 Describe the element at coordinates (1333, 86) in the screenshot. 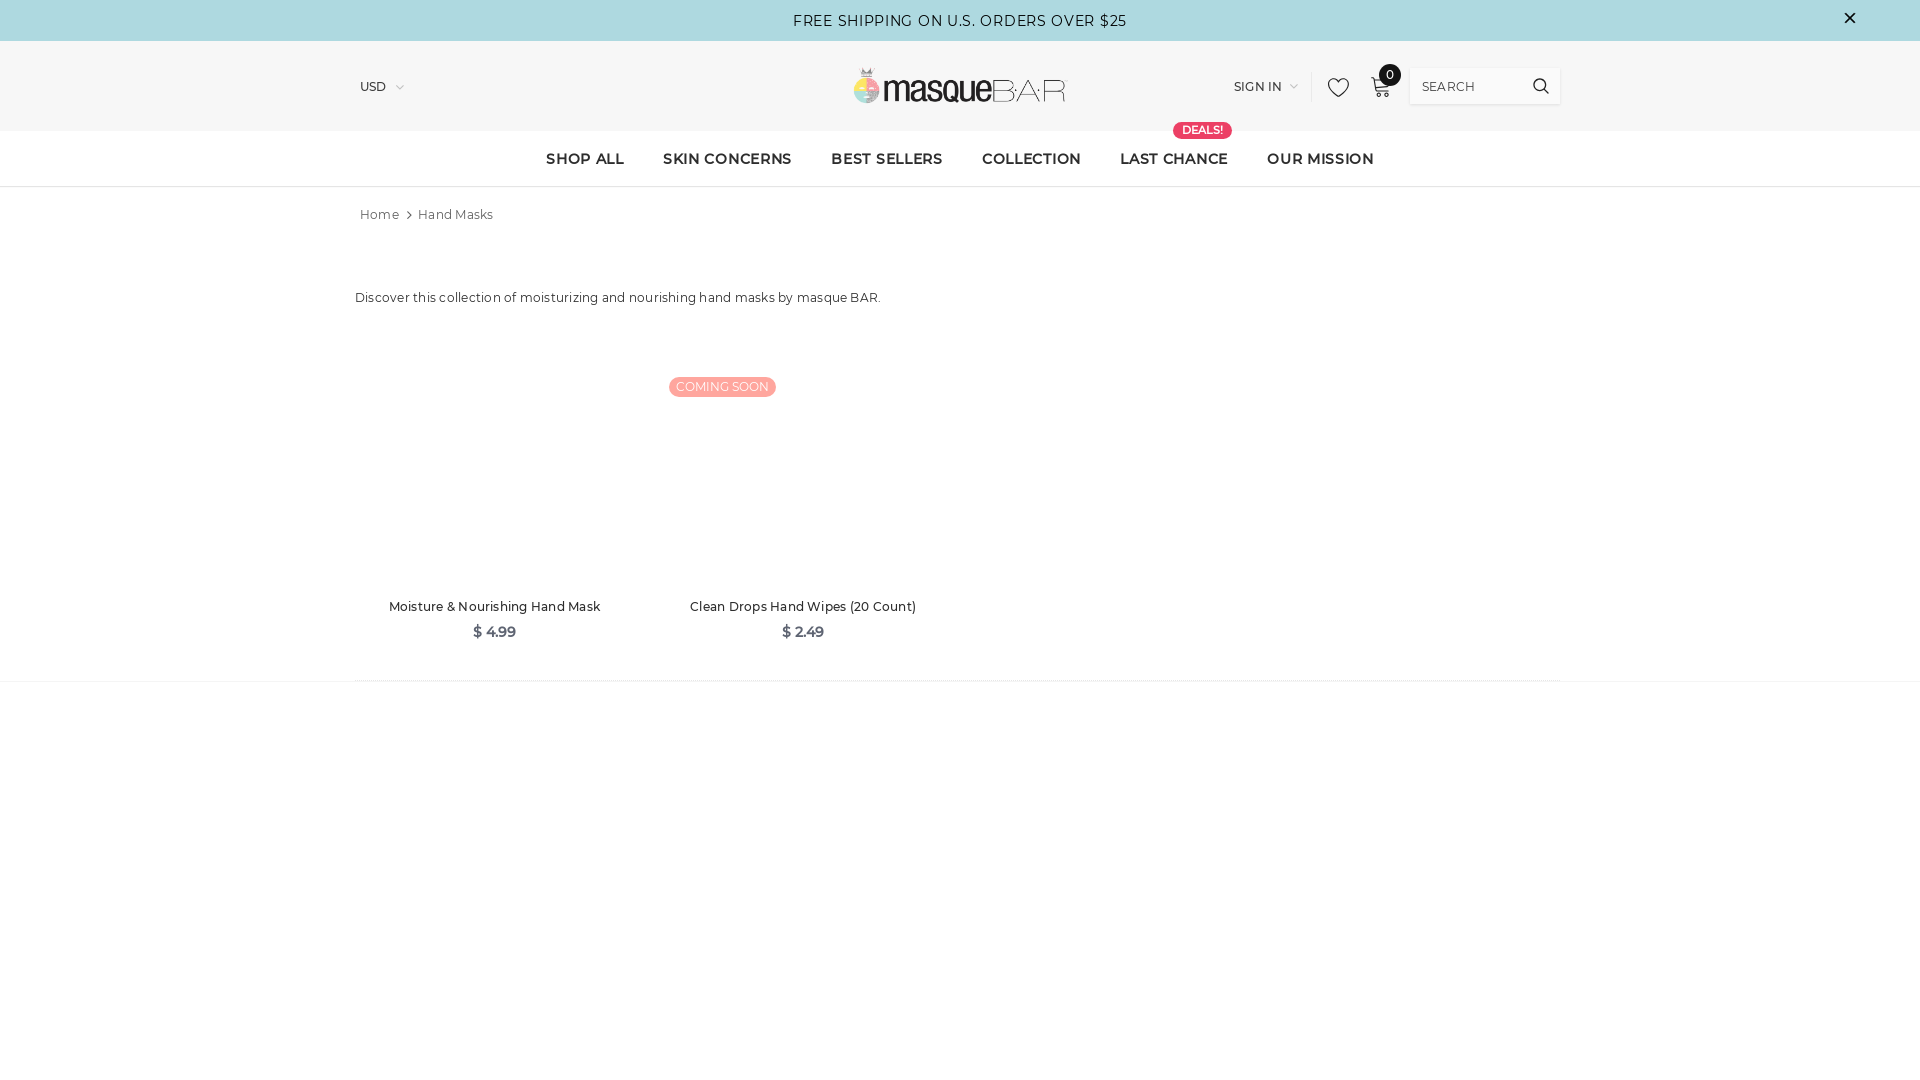

I see `'My Wishlists'` at that location.